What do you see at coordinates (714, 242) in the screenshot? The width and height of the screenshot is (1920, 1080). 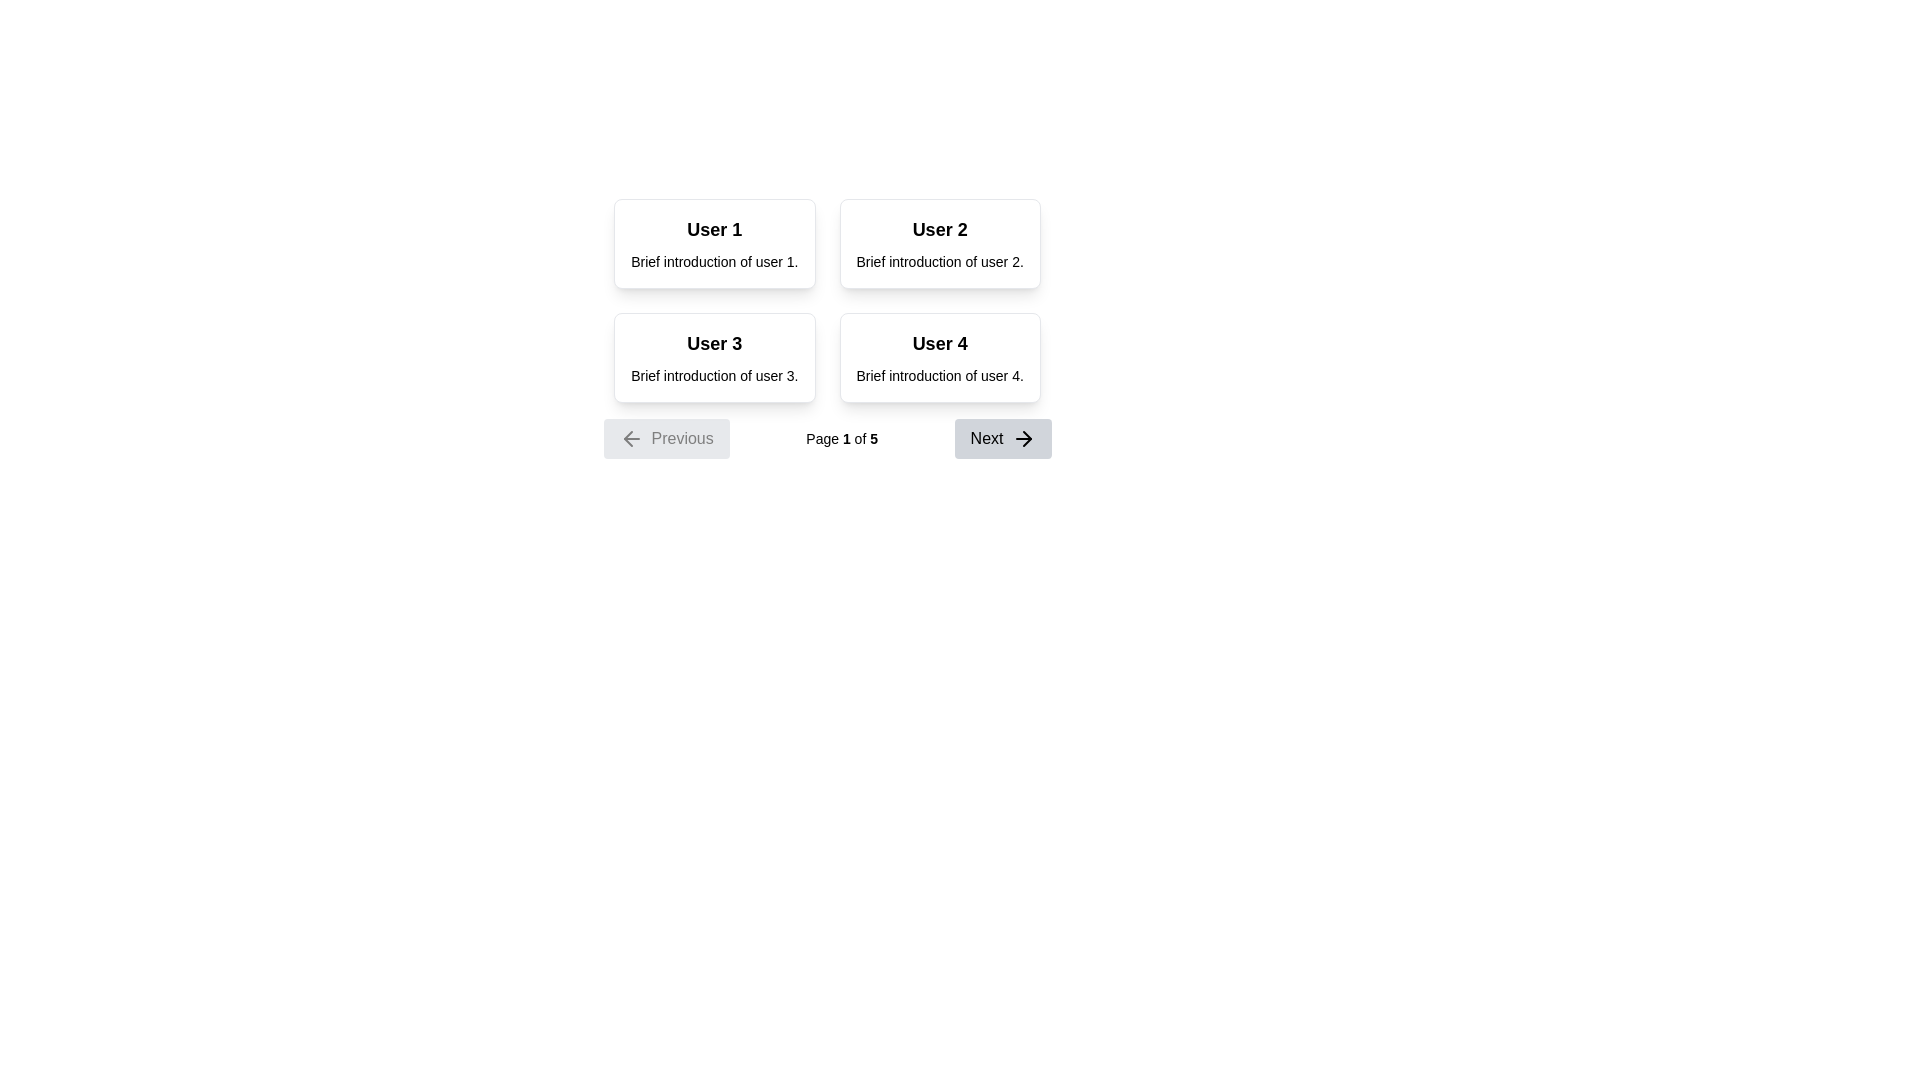 I see `the Card element displaying 'User 1' with a white background and rounded borders, located at the top left of the grid layout` at bounding box center [714, 242].